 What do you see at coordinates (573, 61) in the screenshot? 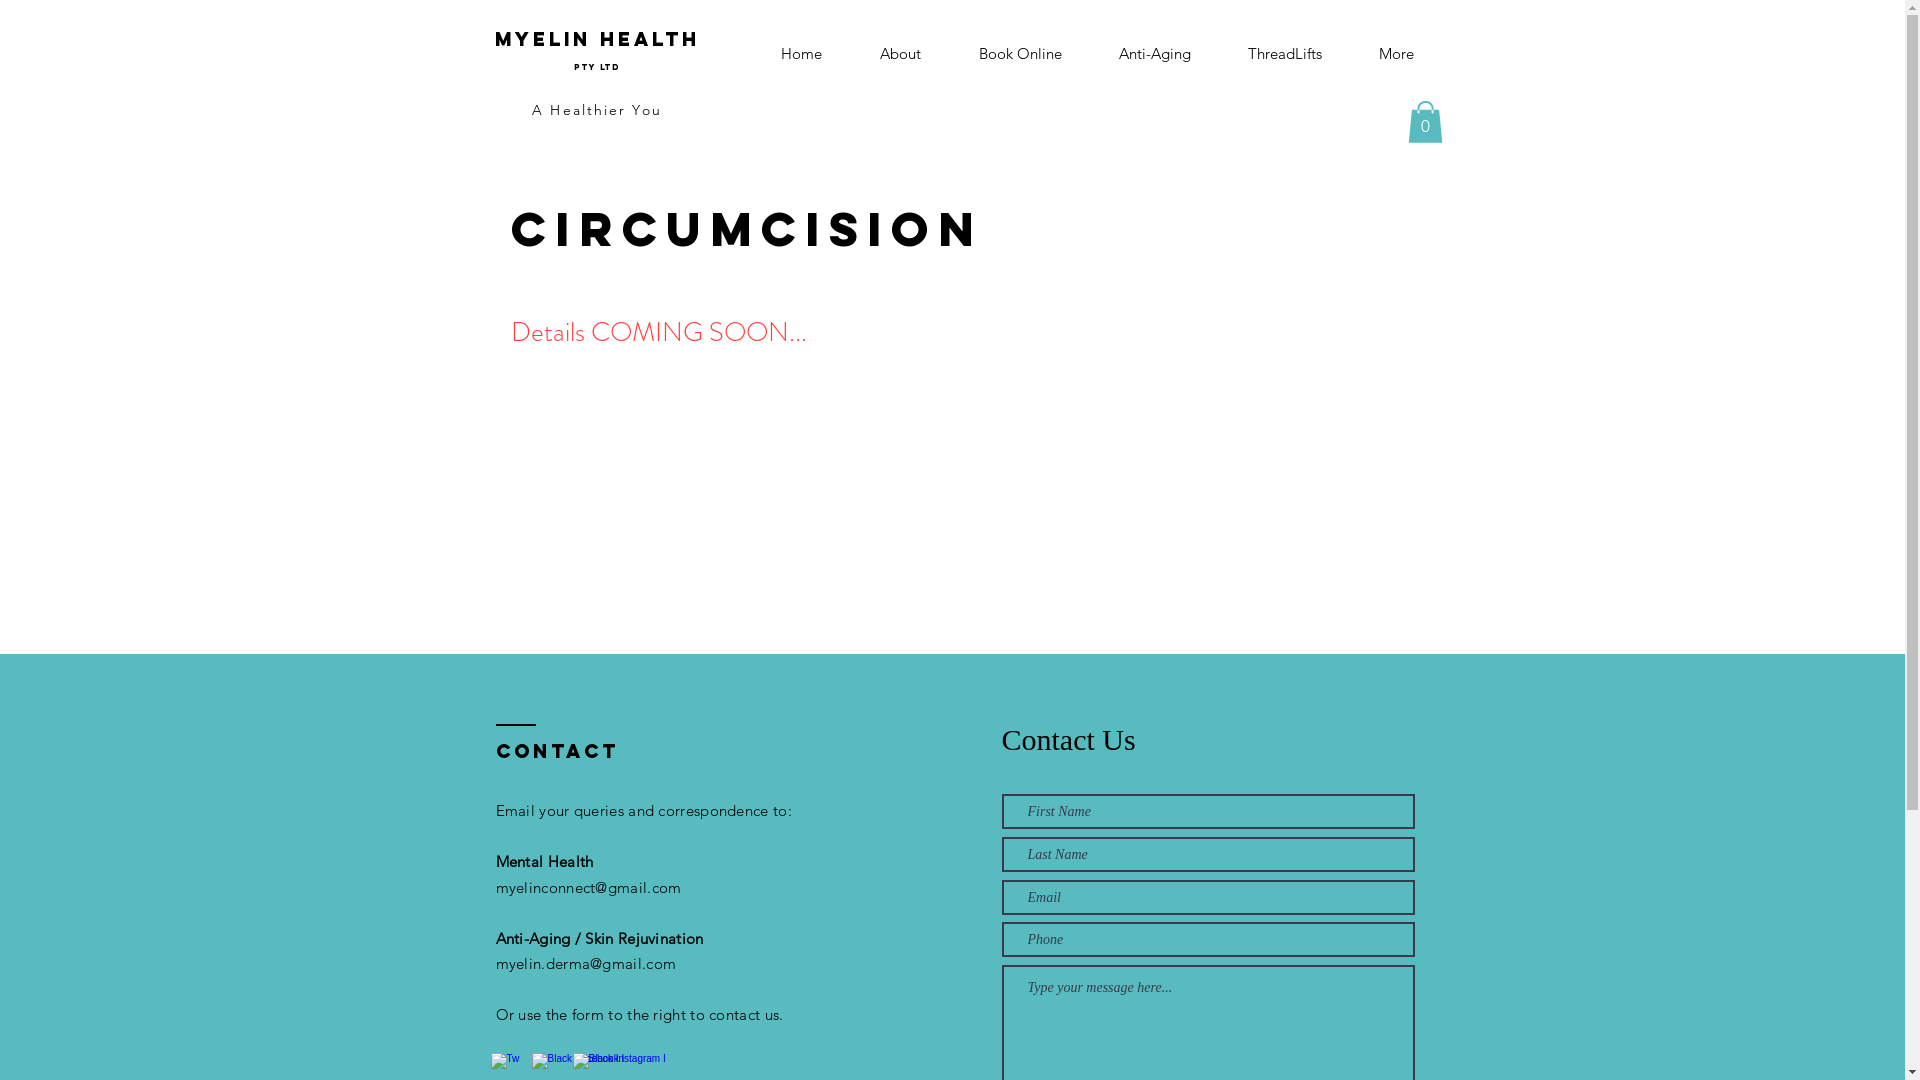
I see `'Pty Ltd'` at bounding box center [573, 61].